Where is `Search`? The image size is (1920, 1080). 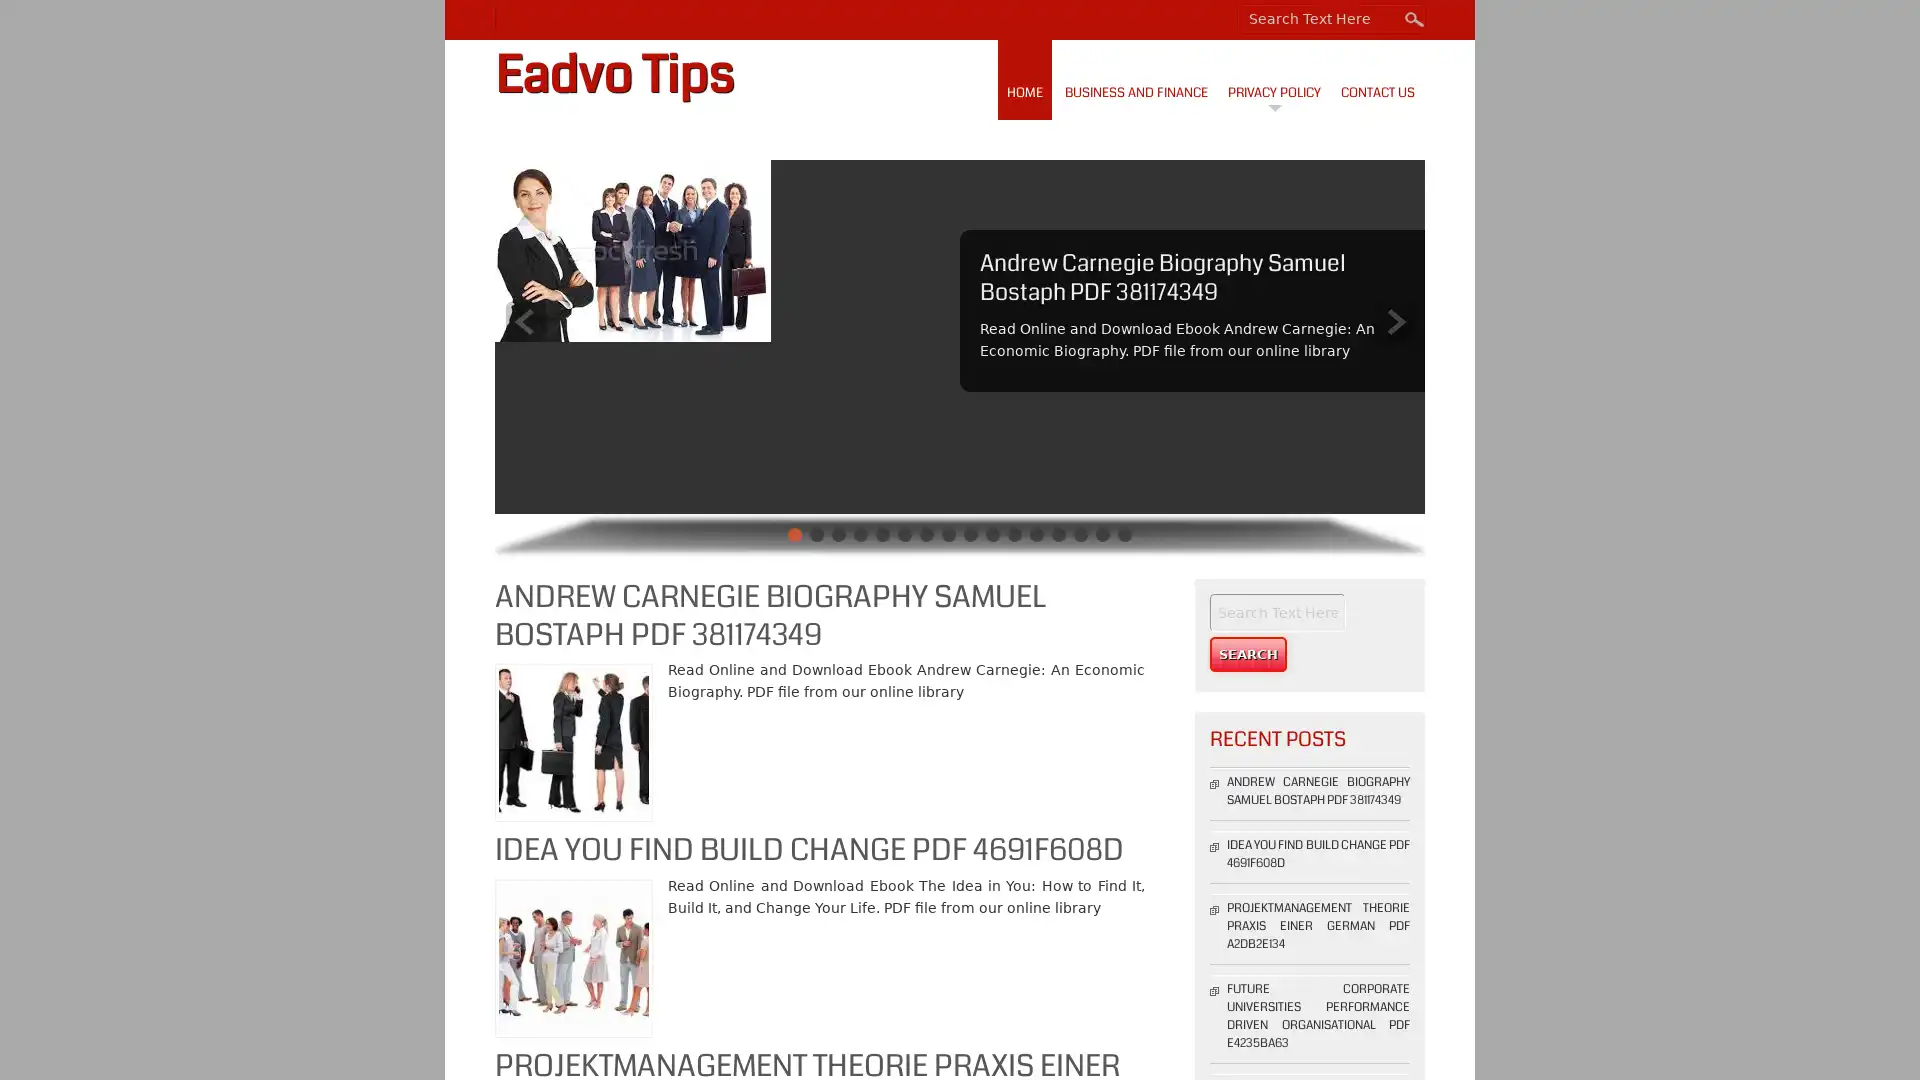 Search is located at coordinates (1247, 654).